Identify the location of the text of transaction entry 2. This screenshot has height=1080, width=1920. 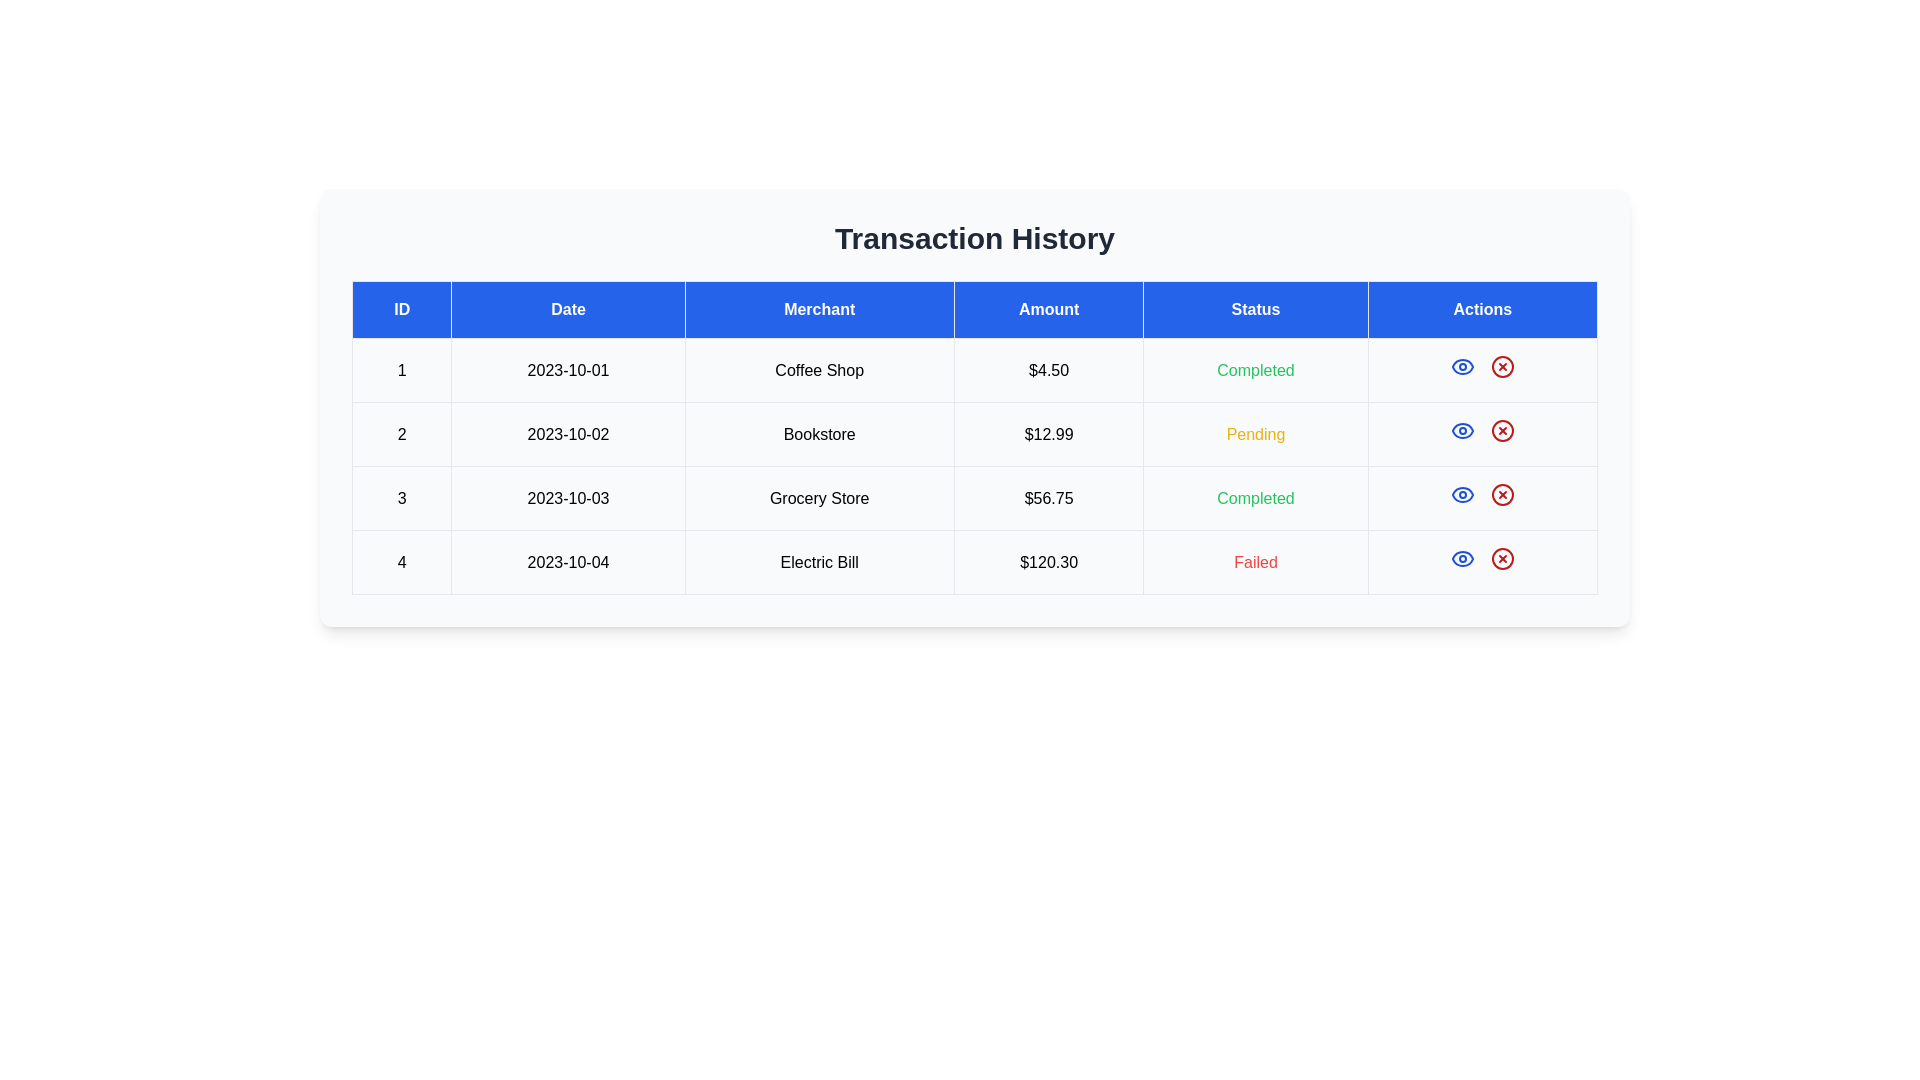
(974, 433).